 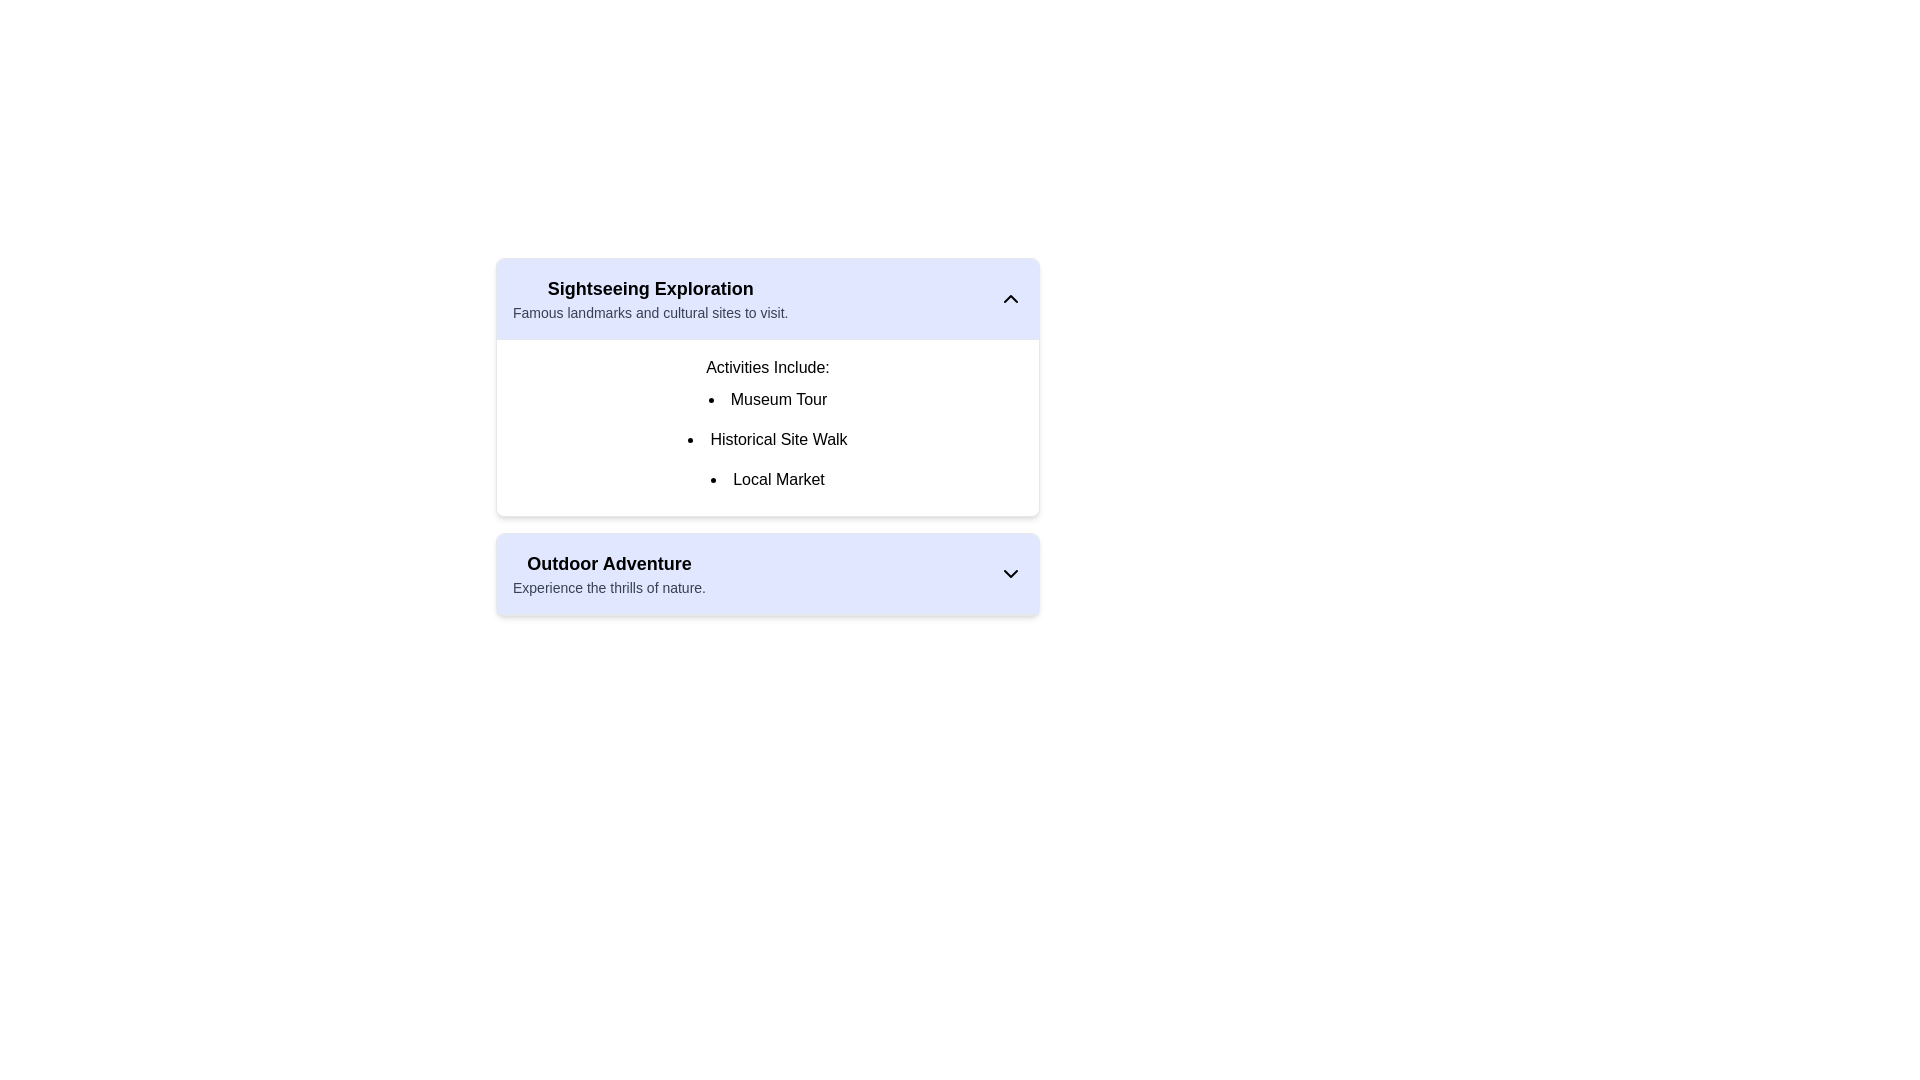 What do you see at coordinates (767, 427) in the screenshot?
I see `list displaying activities associated with the 'Sightseeing Exploration' category, located below the 'Sightseeing Exploration' section` at bounding box center [767, 427].